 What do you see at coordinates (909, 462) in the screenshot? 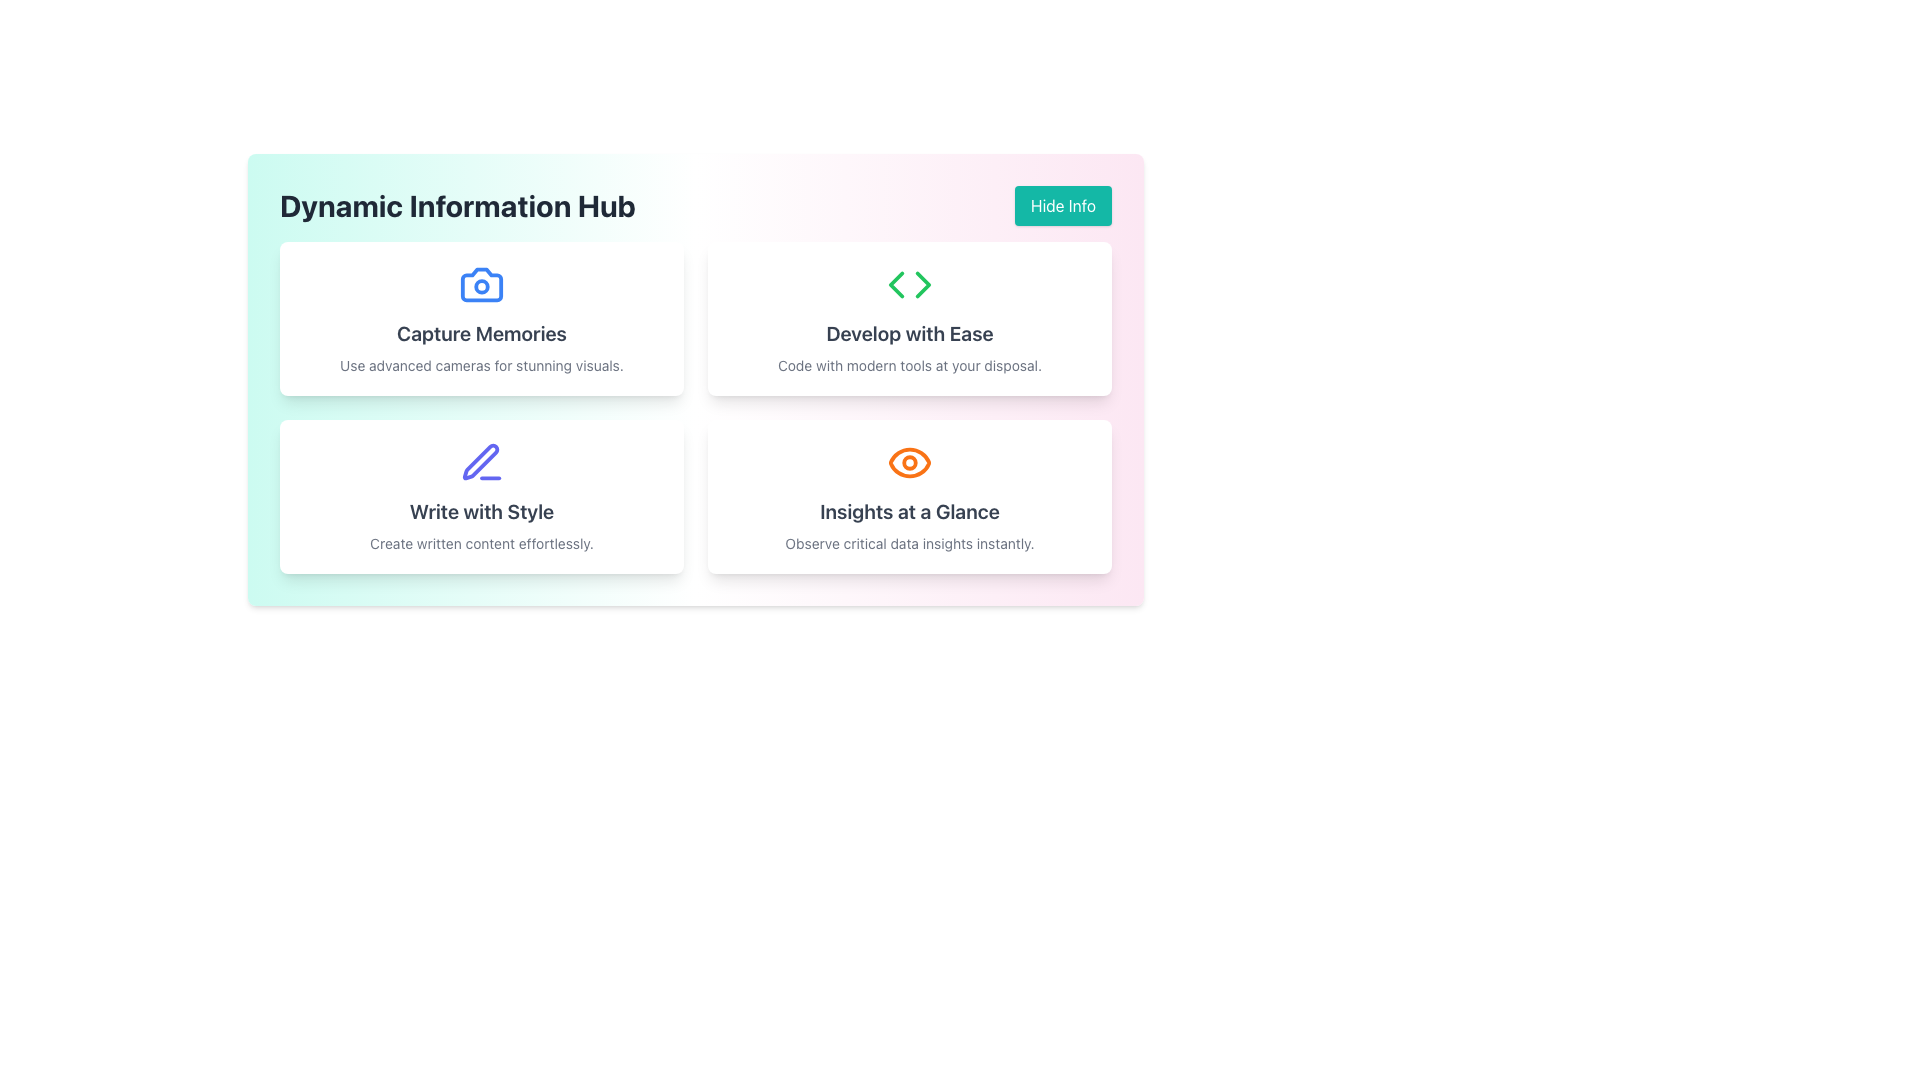
I see `the stylized orange eye icon located in the top-middle section of the 'Insights at a Glance' card` at bounding box center [909, 462].